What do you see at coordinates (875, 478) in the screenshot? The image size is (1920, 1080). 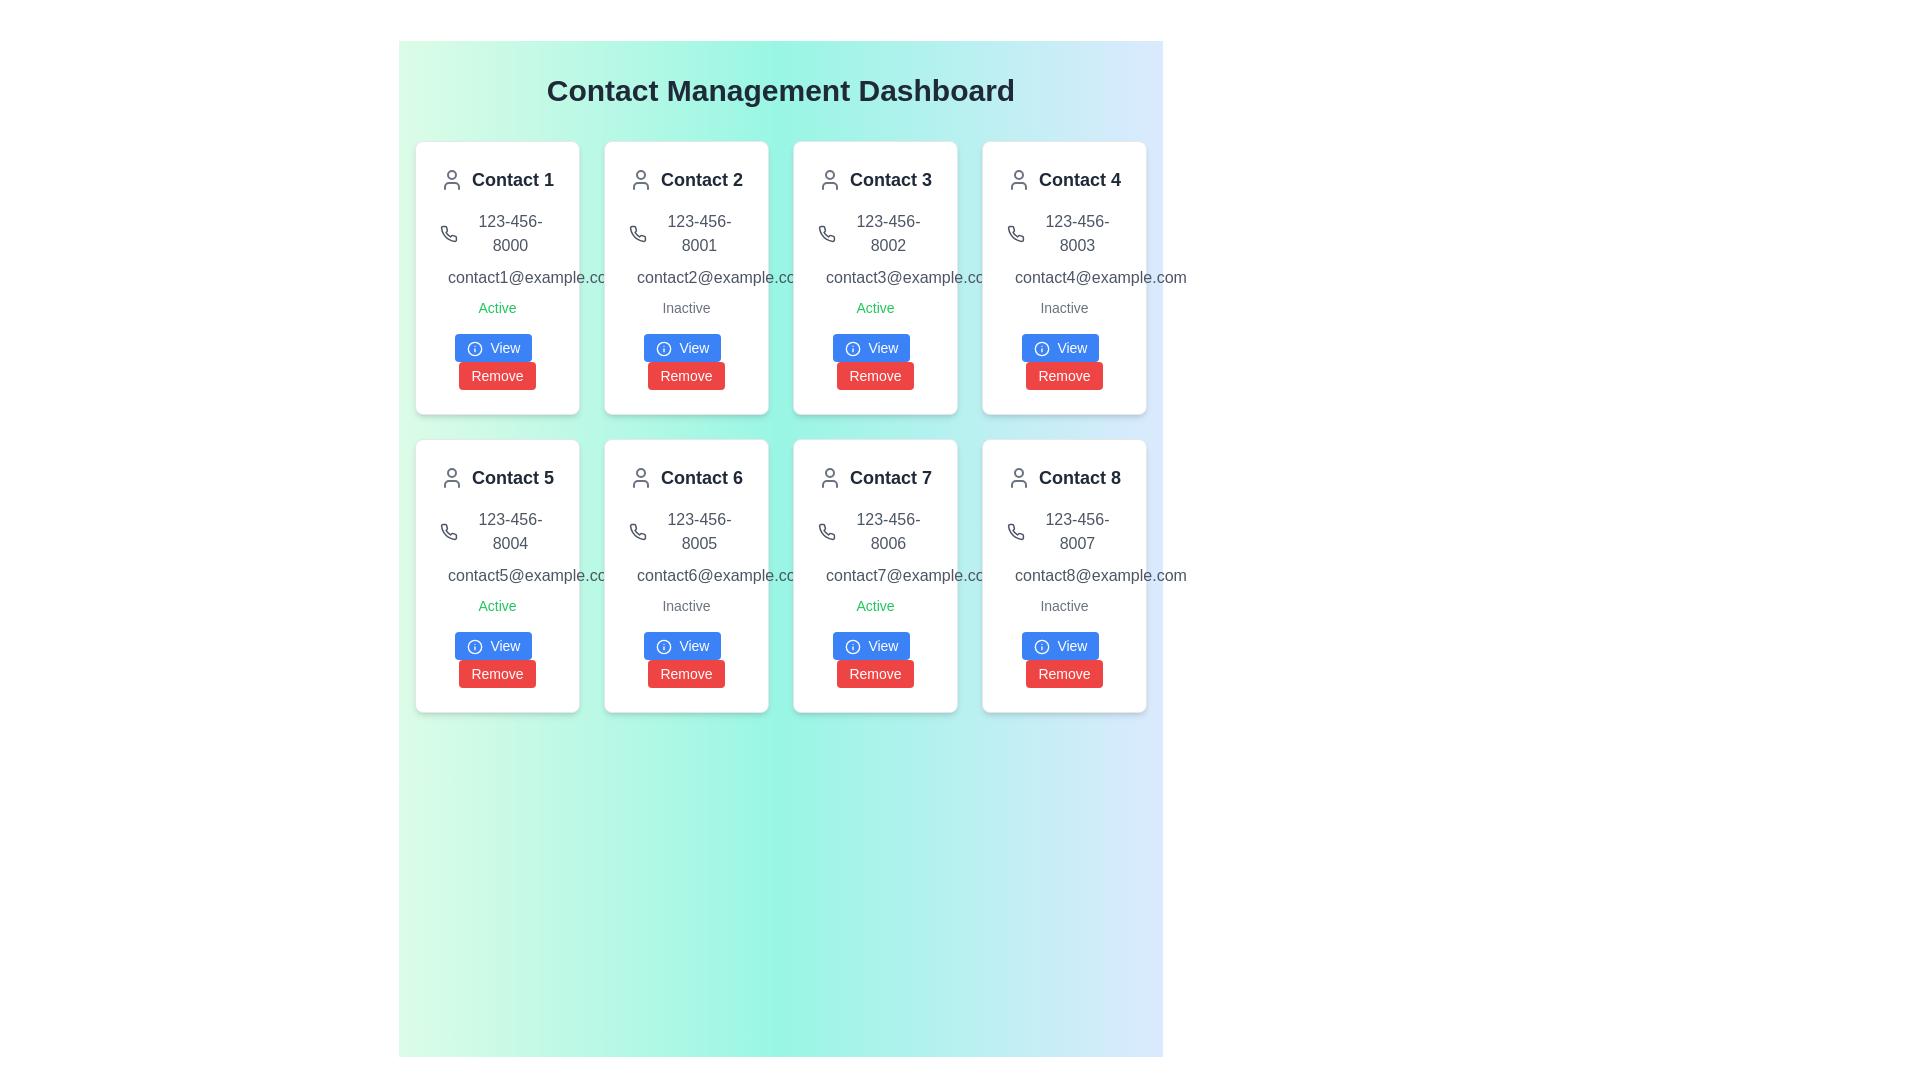 I see `the text label identifying the contact in the 'Contact 7' card layout, located at the top portion of the card` at bounding box center [875, 478].